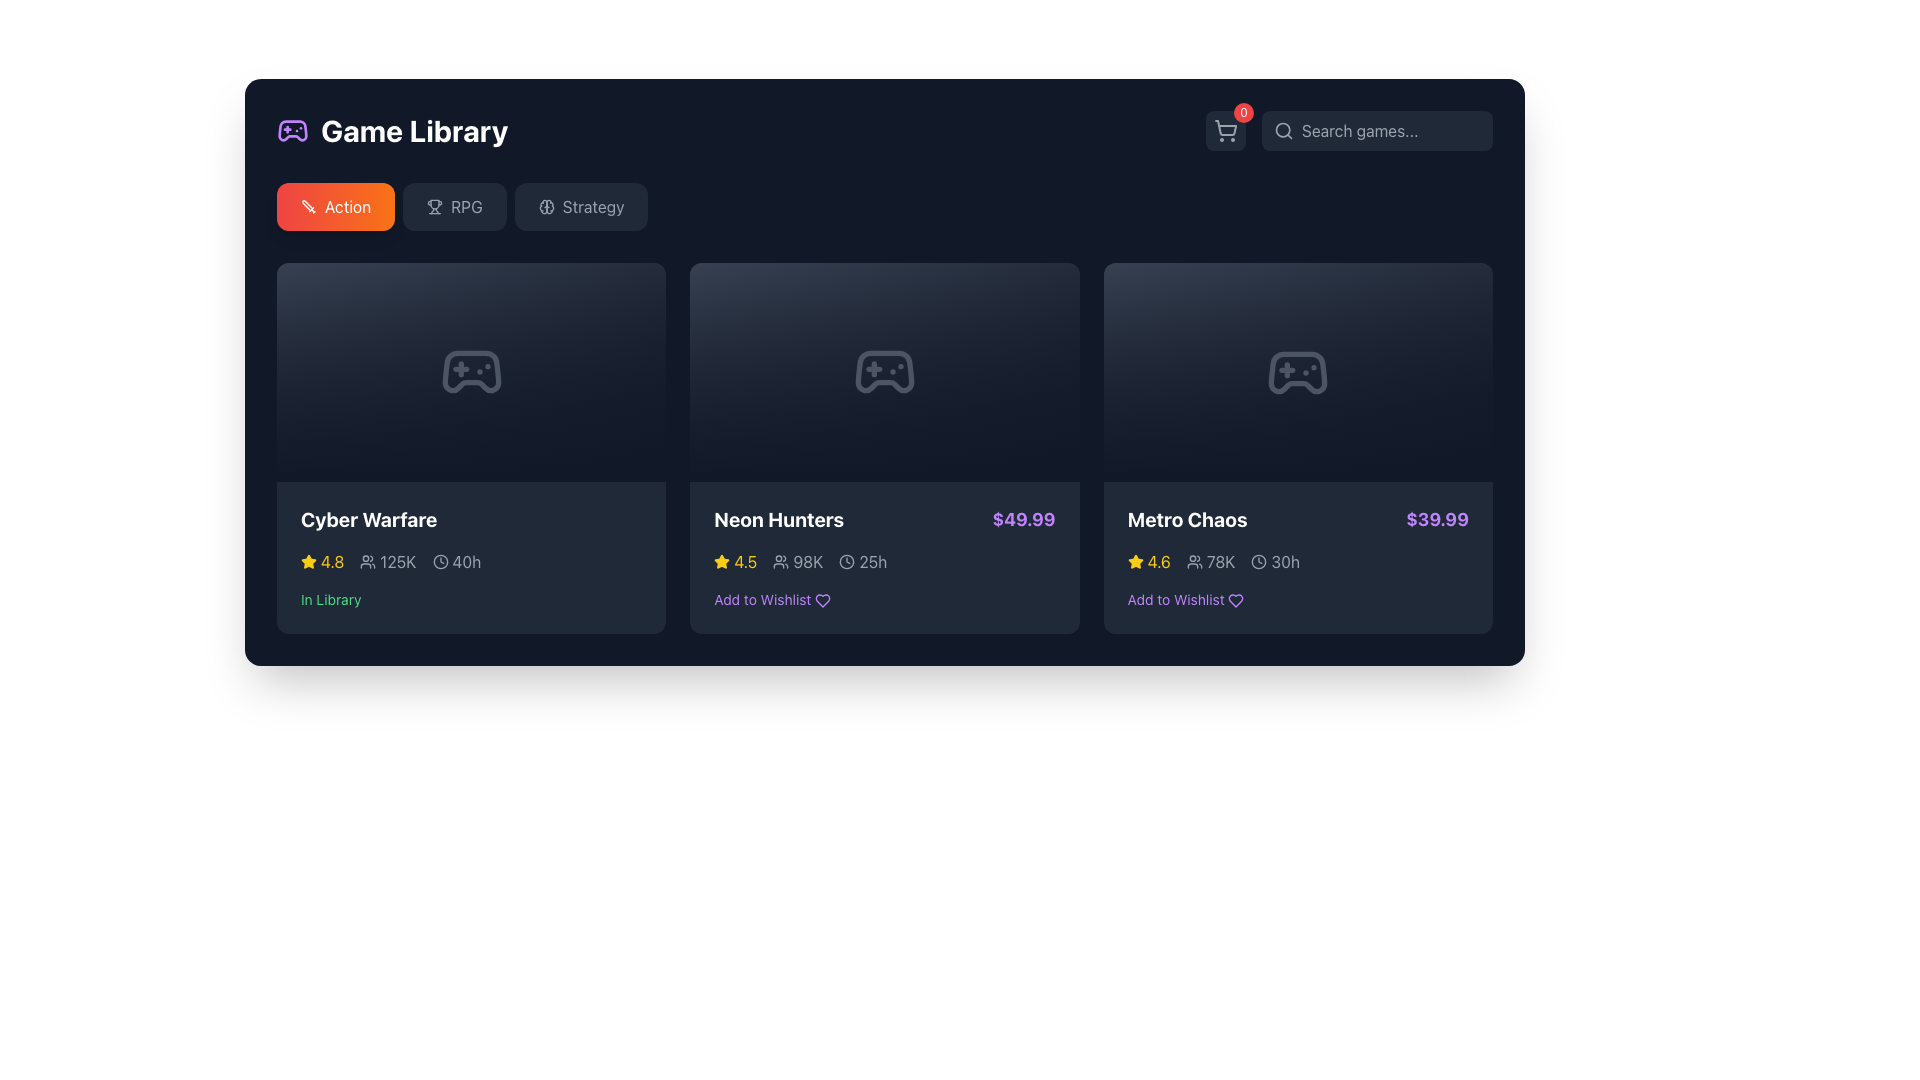 This screenshot has height=1080, width=1920. I want to click on the static label displaying the price '$49.99' in bold purple text, located on the right side of the 'Neon Hunters' card, so click(1024, 519).